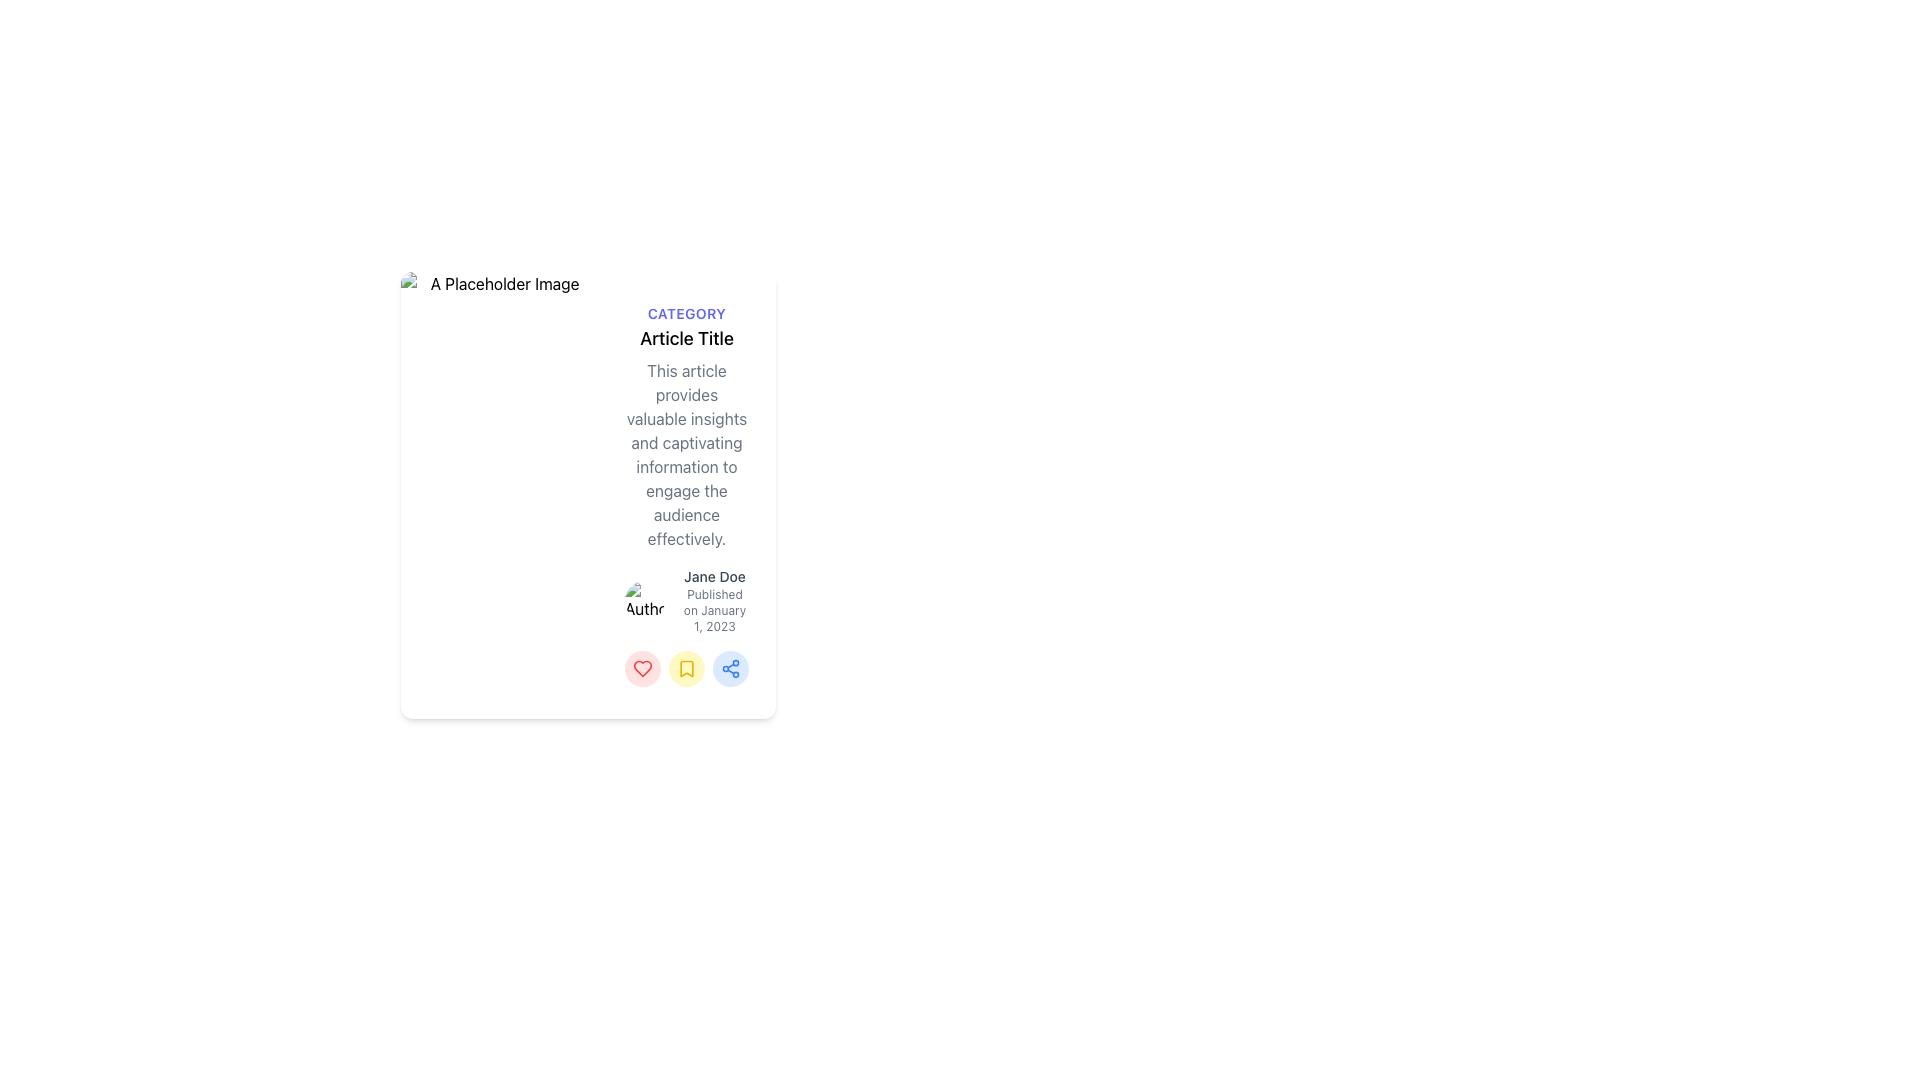 Image resolution: width=1920 pixels, height=1080 pixels. I want to click on the middle button located beneath the article content to initiate bookmarking, which is surrounded by a heart symbol button on the left and a share symbol button on the right, so click(686, 667).